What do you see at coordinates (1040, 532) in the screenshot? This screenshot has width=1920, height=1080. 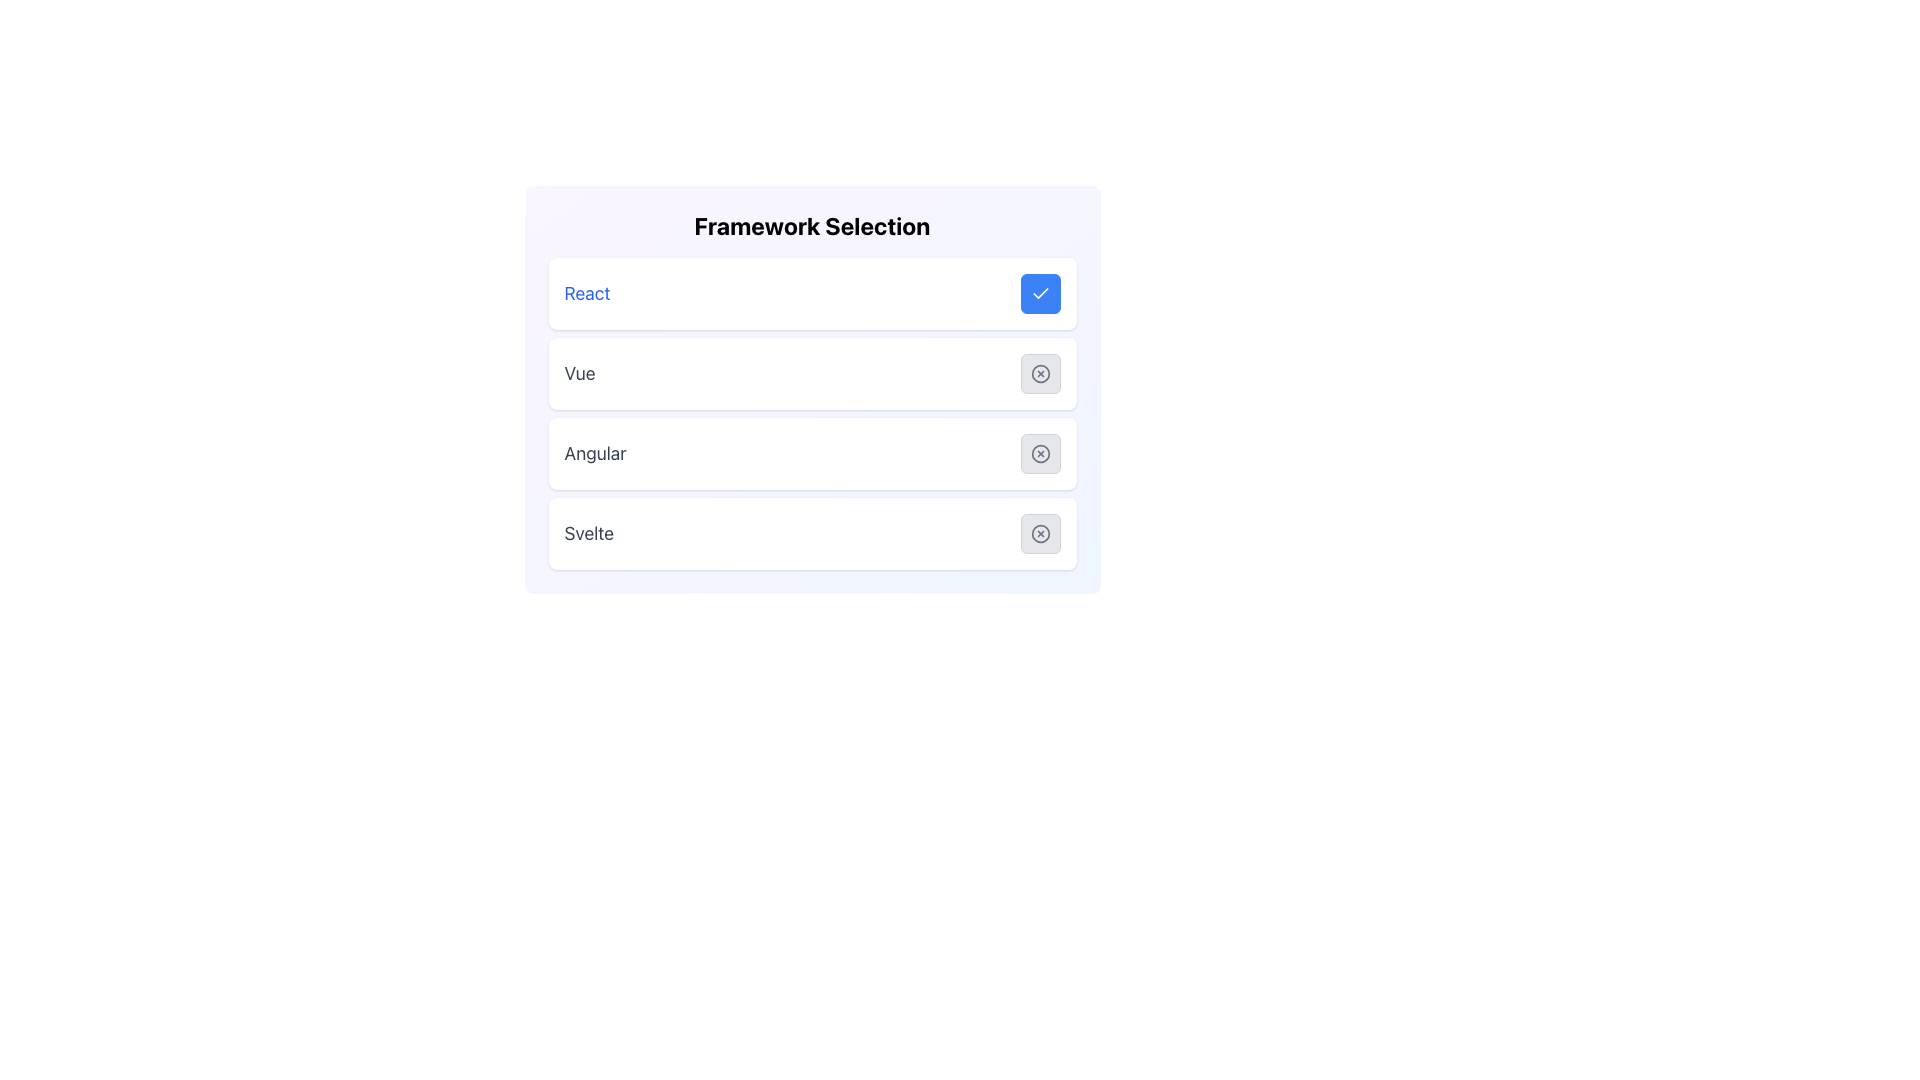 I see `the toggle button for the Svelte framework located at the far-right side of the Svelte selection row to observe a styling change` at bounding box center [1040, 532].